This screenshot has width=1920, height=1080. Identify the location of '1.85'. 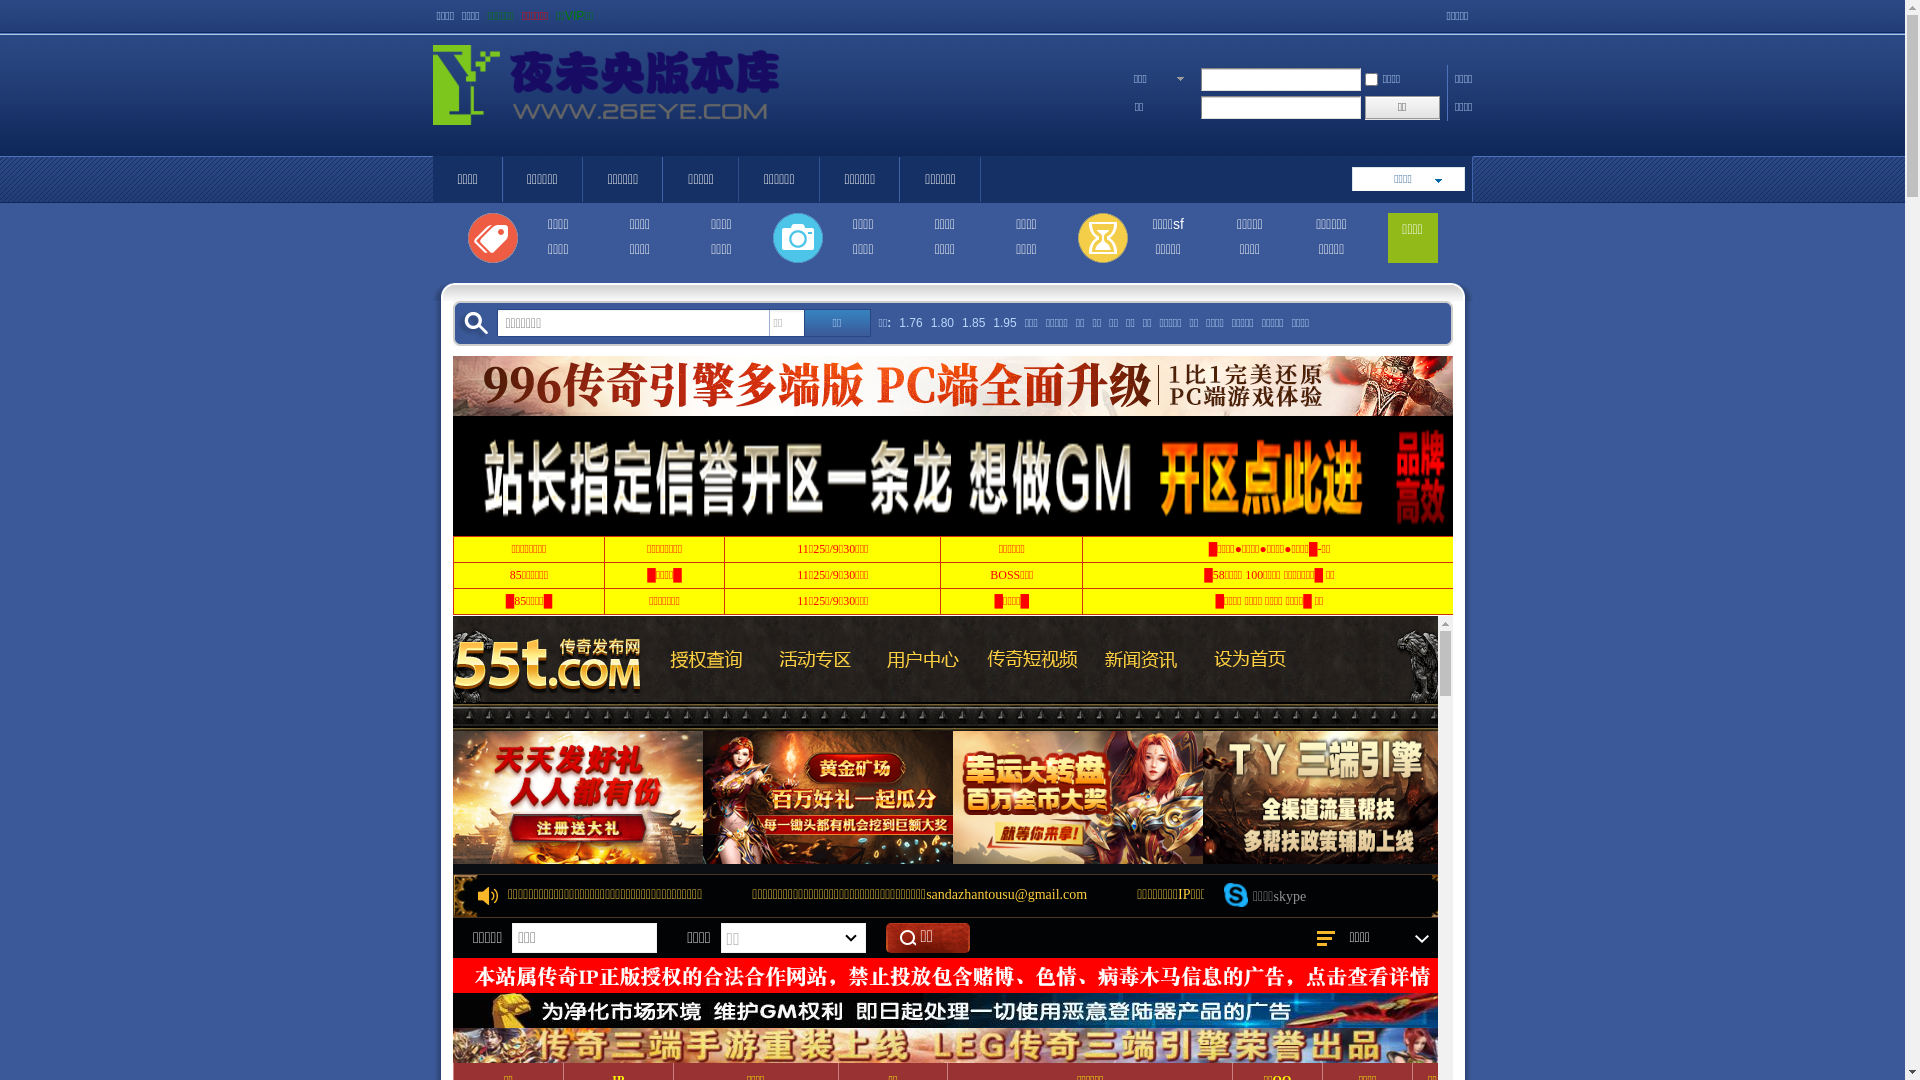
(961, 322).